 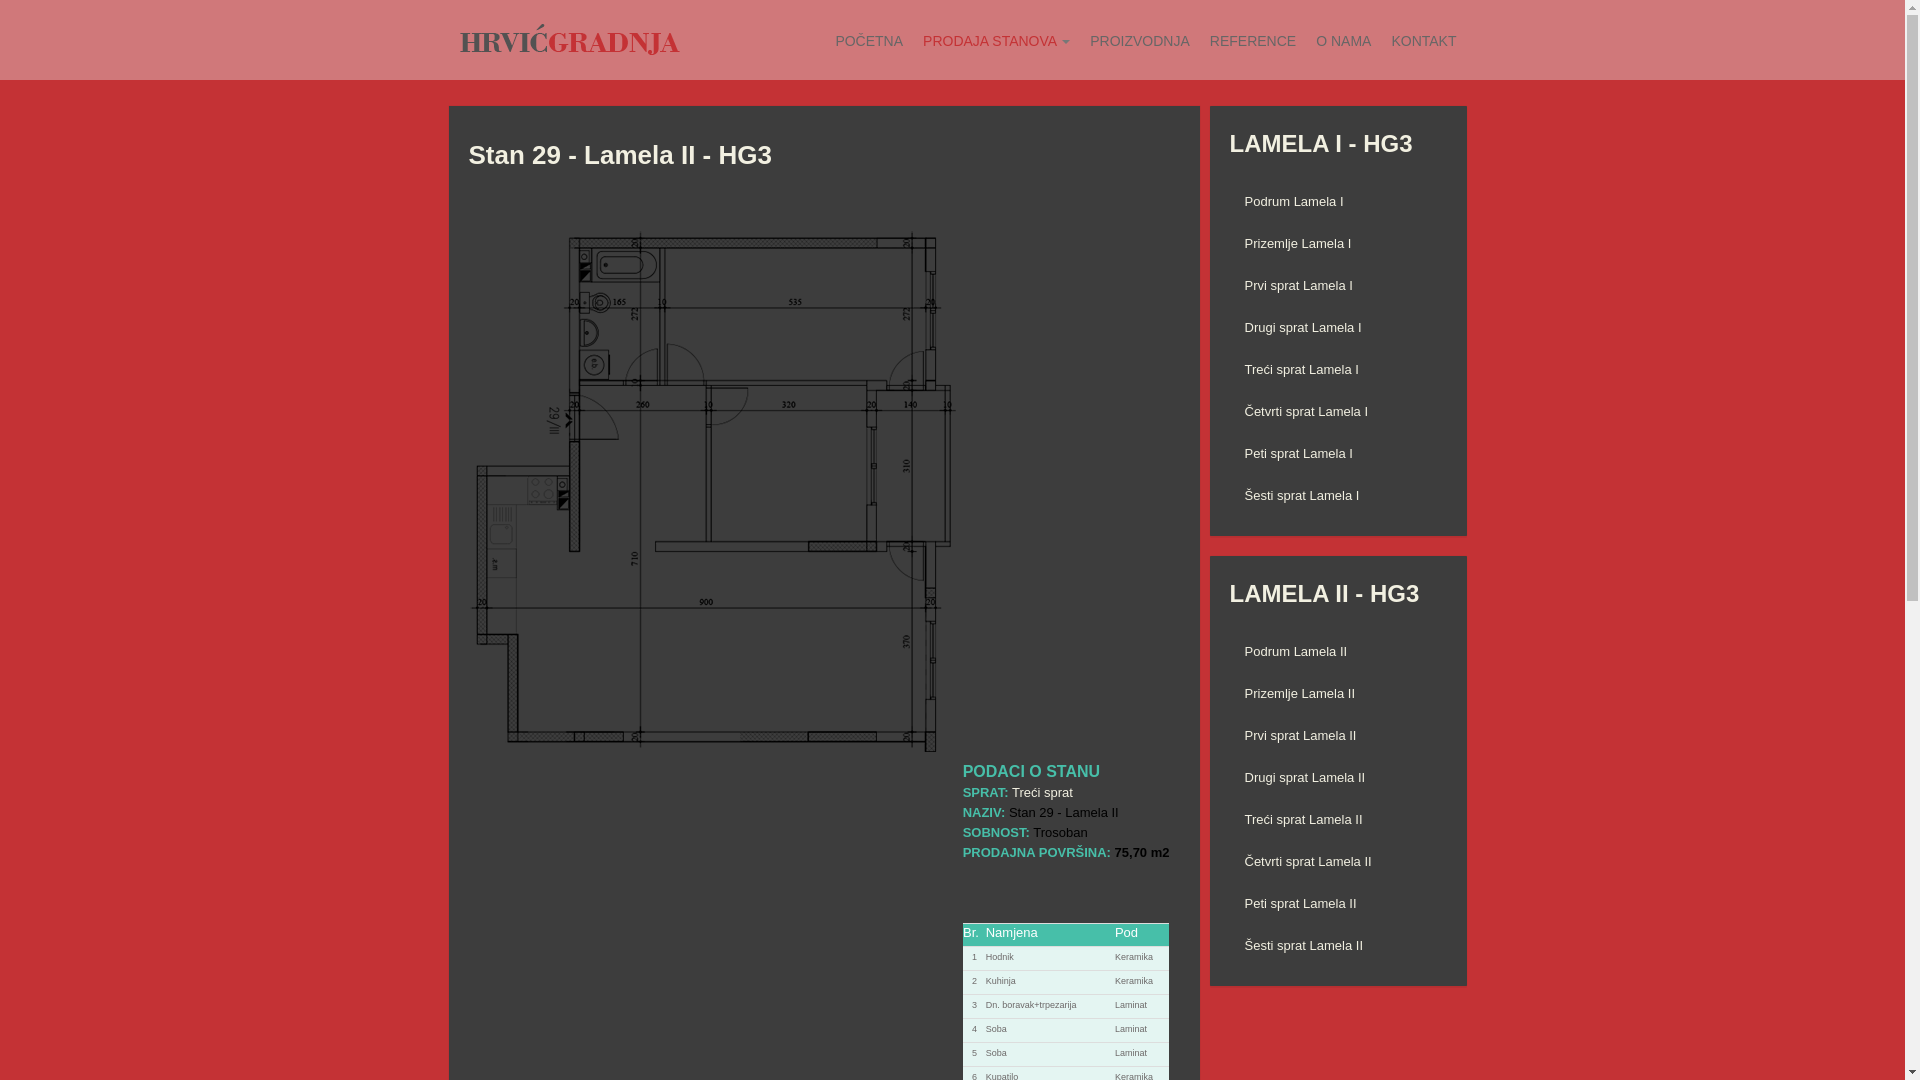 What do you see at coordinates (1338, 285) in the screenshot?
I see `'Prvi sprat Lamela I'` at bounding box center [1338, 285].